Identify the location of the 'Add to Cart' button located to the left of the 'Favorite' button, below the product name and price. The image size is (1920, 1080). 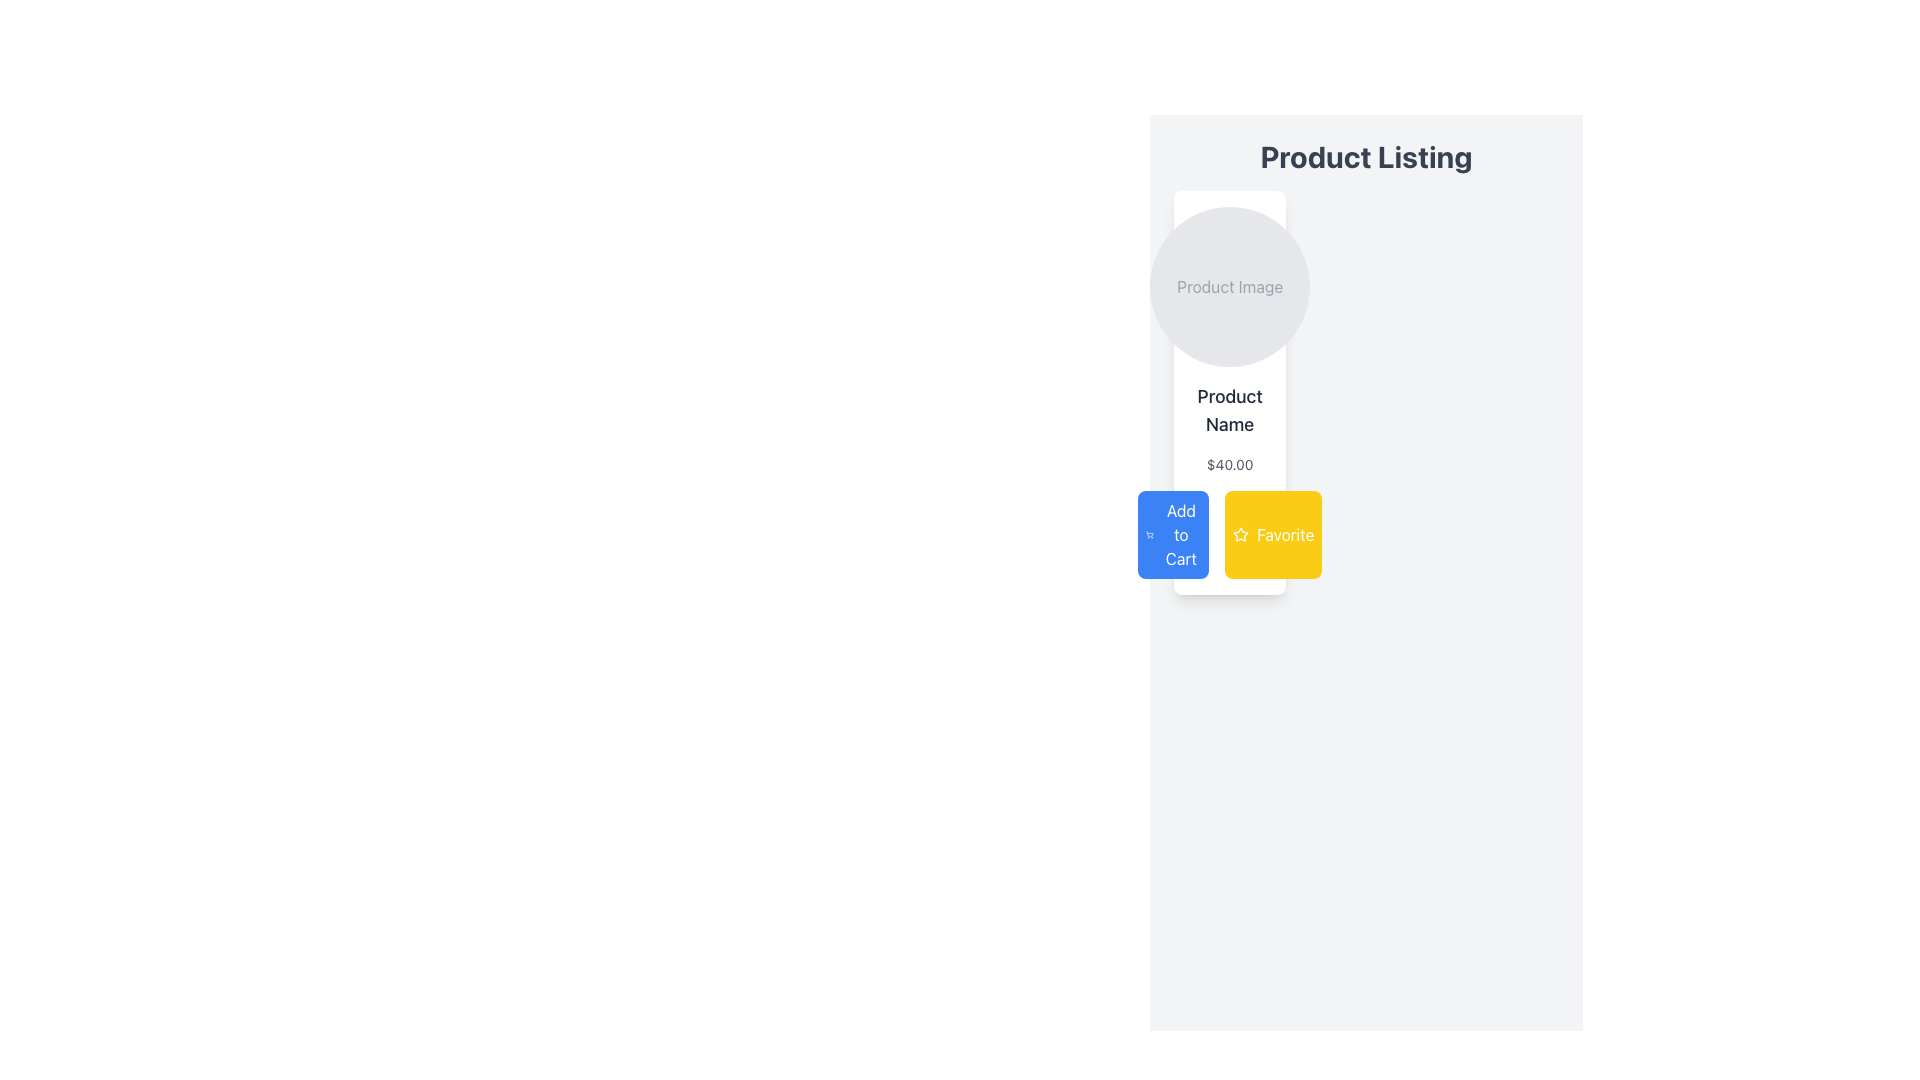
(1173, 534).